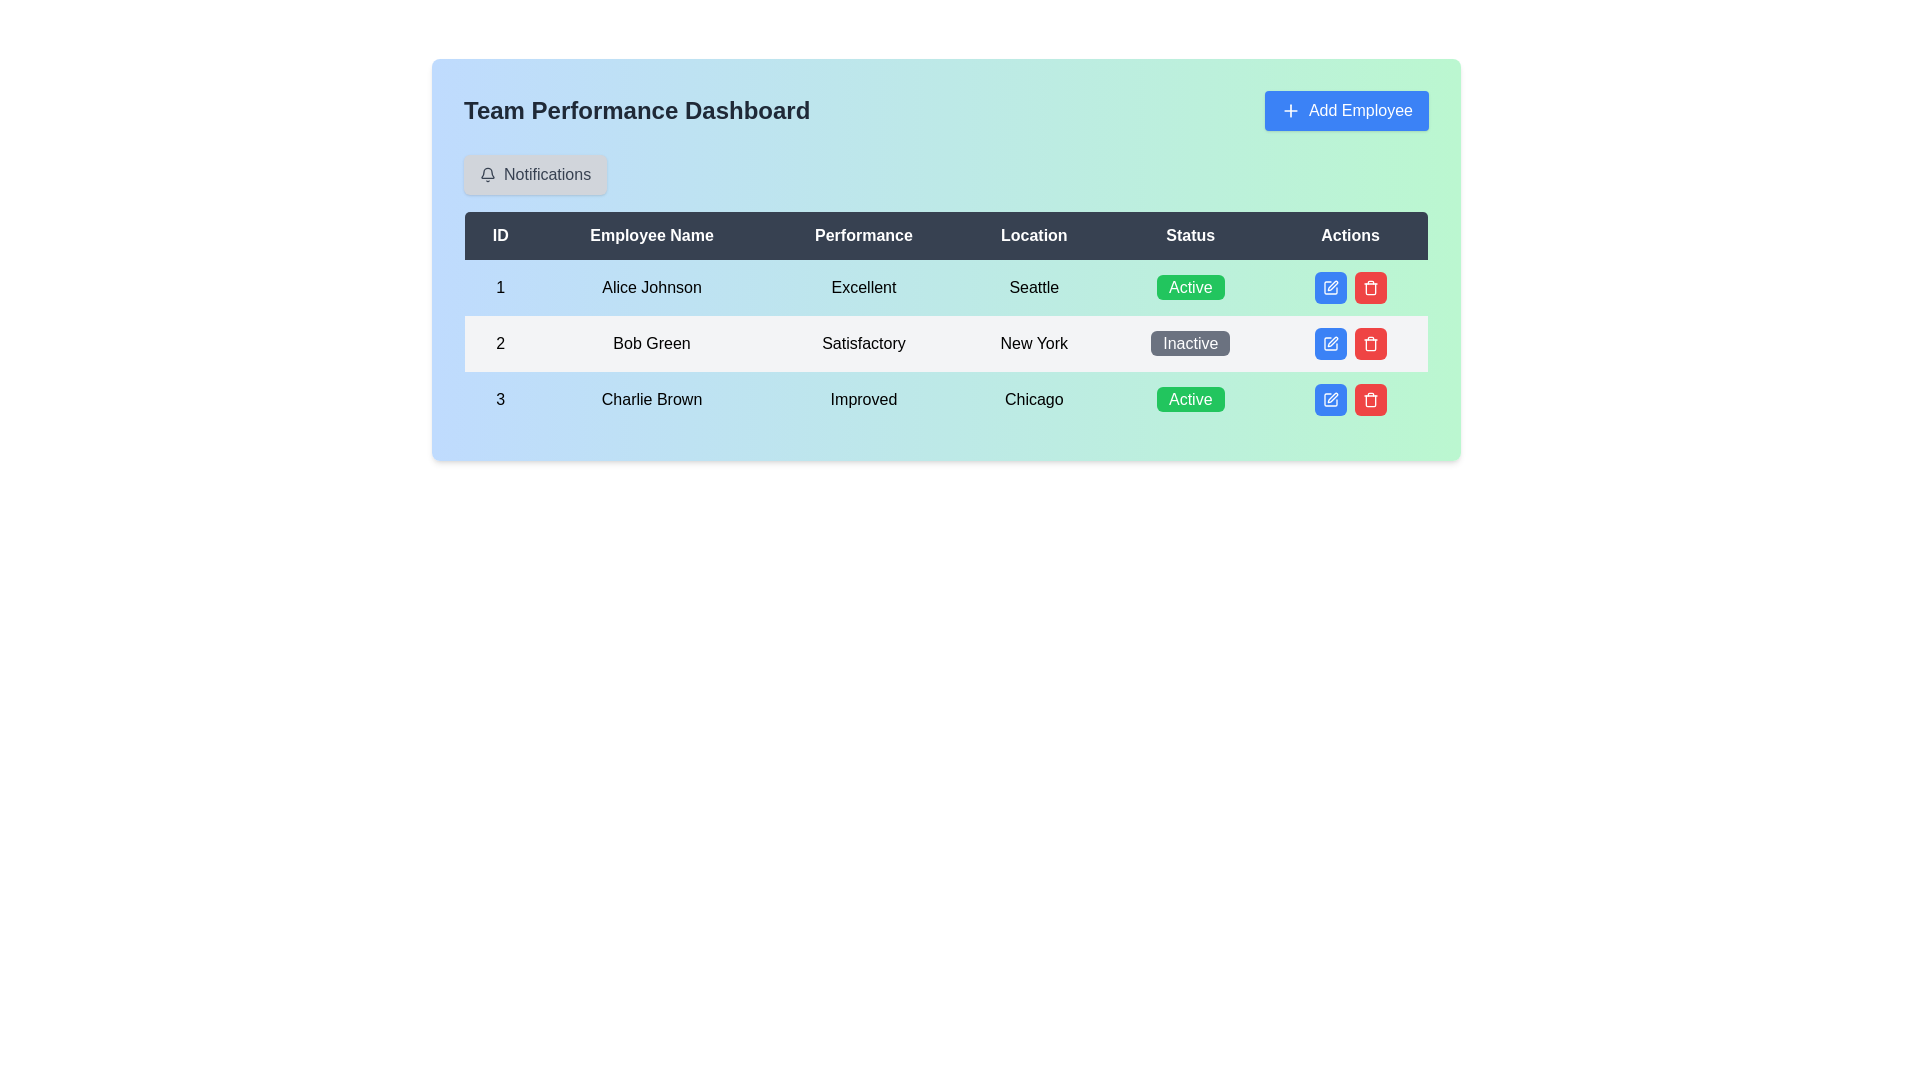 The width and height of the screenshot is (1920, 1080). Describe the element at coordinates (488, 173) in the screenshot. I see `the bell icon element, which is a small gray outline bell symbol located inside the 'Notifications' button` at that location.